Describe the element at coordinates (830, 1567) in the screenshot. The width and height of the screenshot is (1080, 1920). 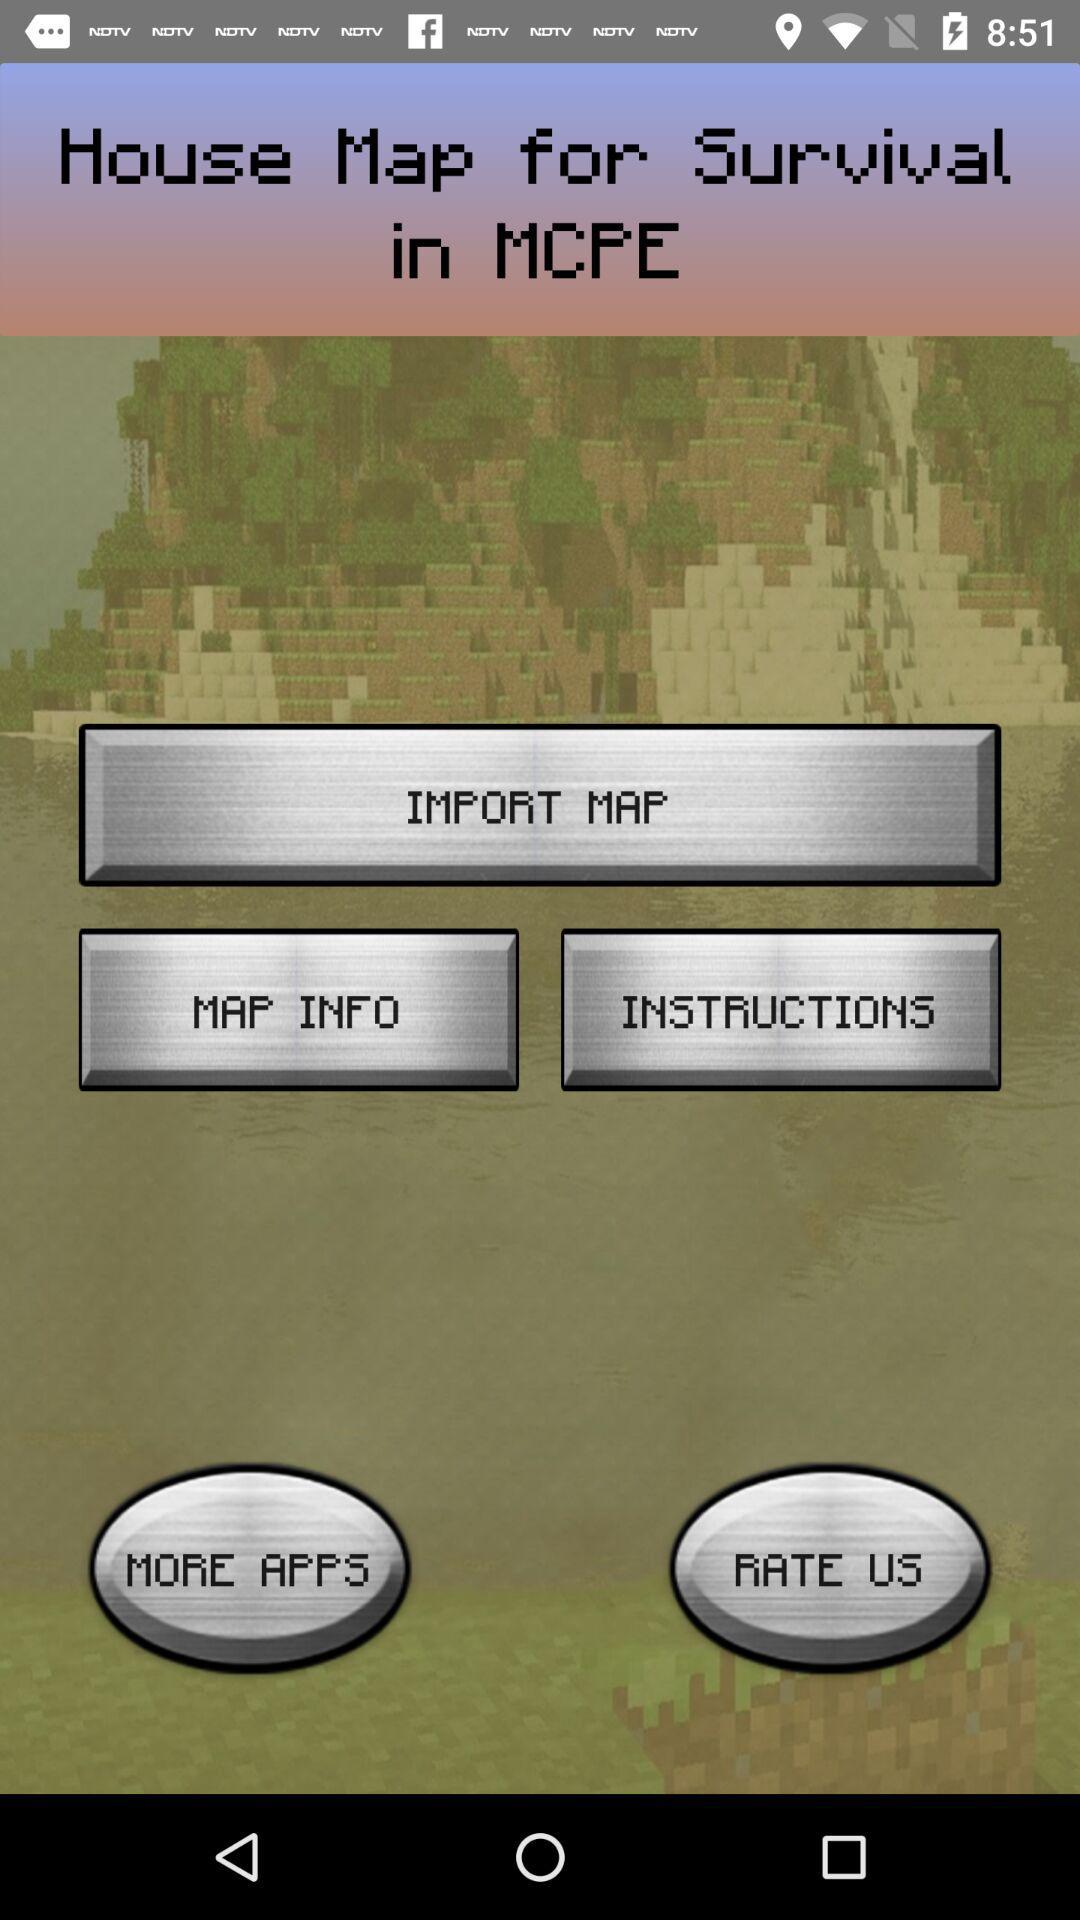
I see `the icon to the right of more apps item` at that location.